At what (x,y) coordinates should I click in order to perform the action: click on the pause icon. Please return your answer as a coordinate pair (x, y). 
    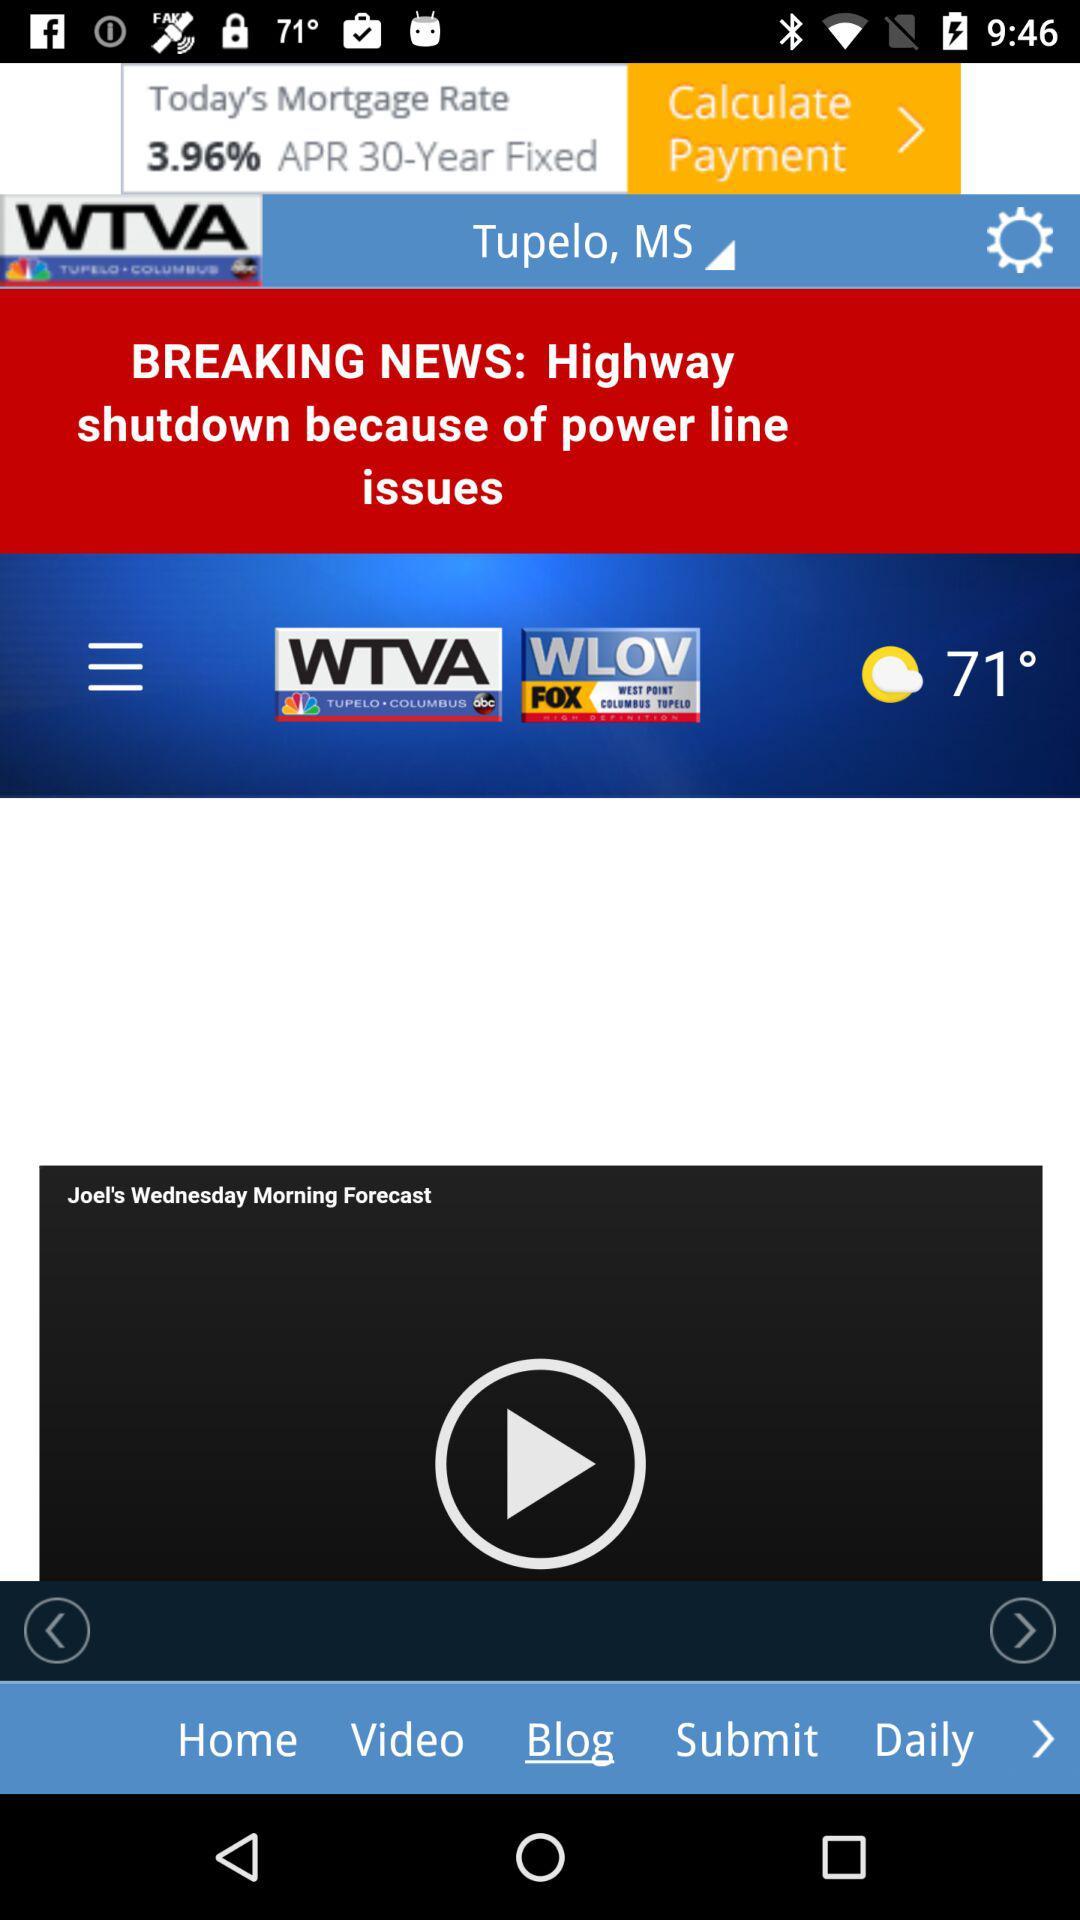
    Looking at the image, I should click on (131, 240).